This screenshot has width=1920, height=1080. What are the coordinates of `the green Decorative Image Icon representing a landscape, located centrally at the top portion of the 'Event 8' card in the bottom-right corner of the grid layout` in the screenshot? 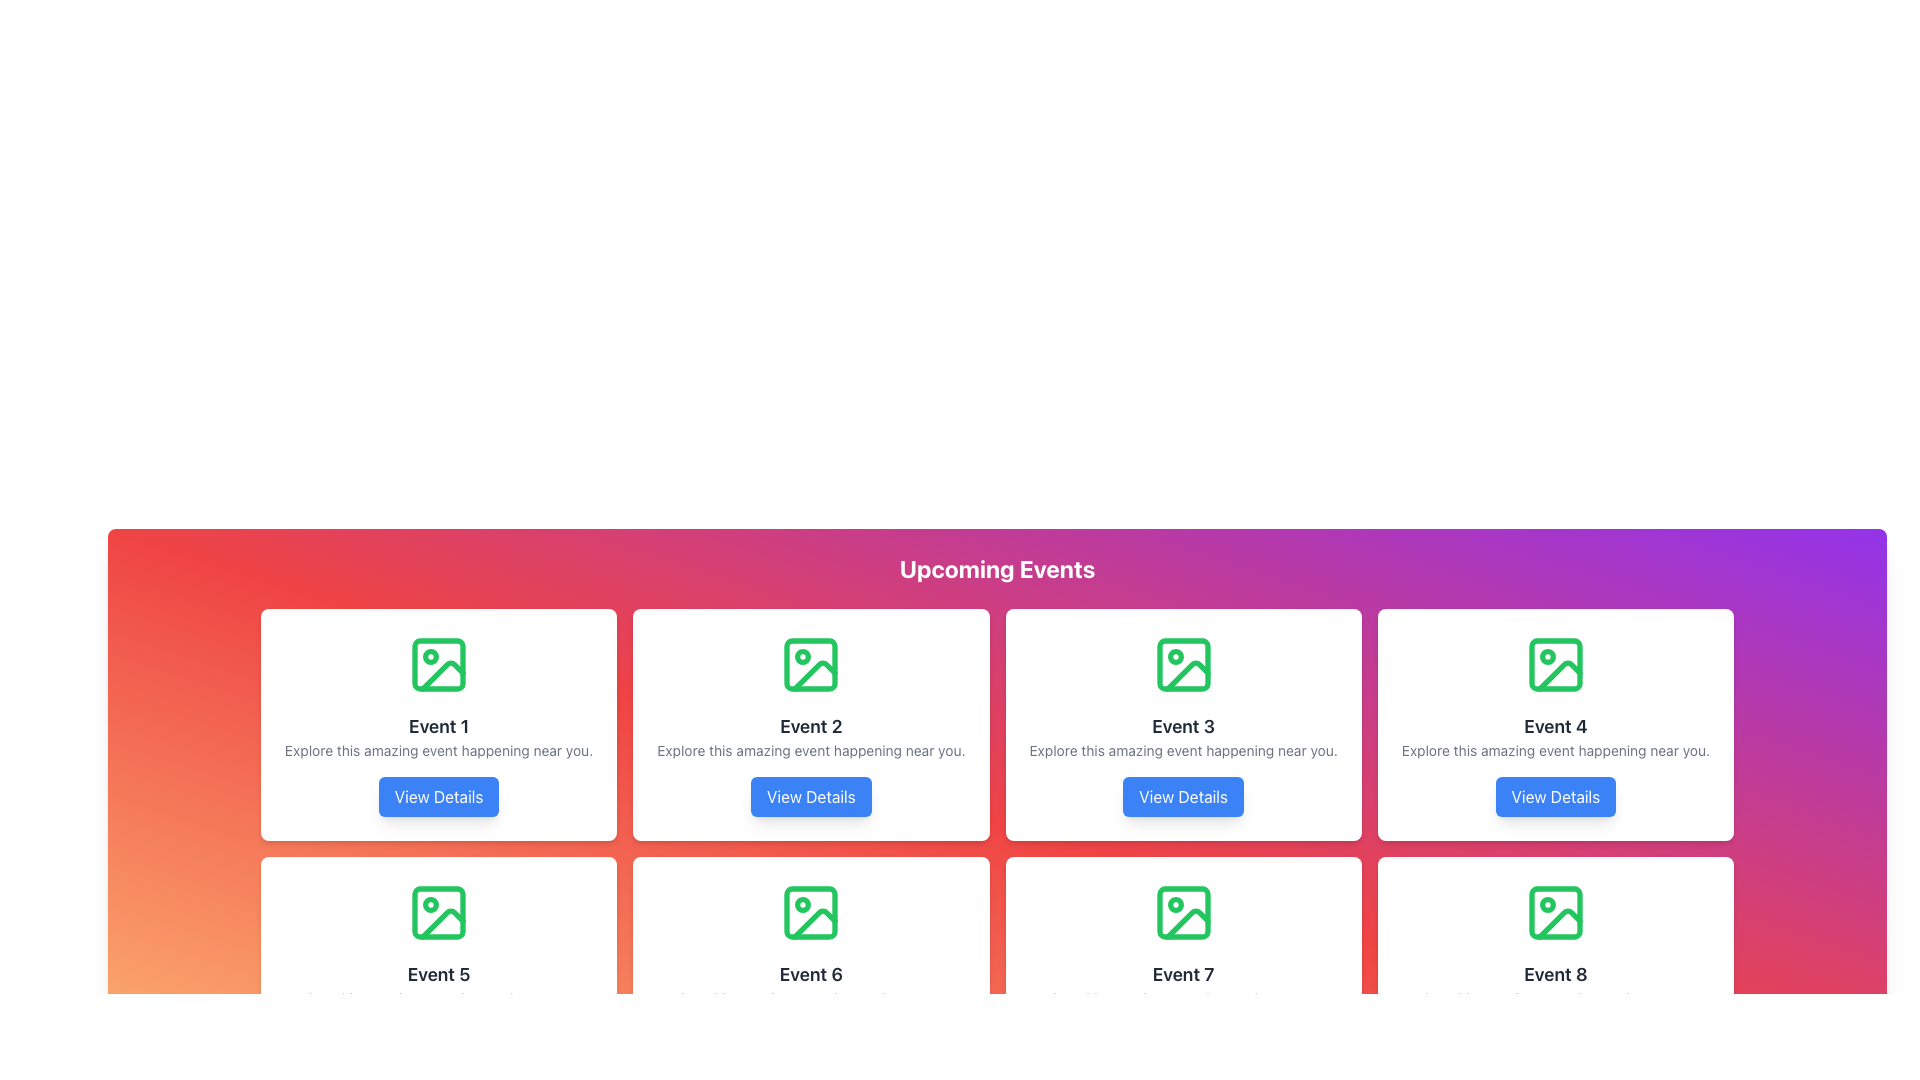 It's located at (1554, 913).